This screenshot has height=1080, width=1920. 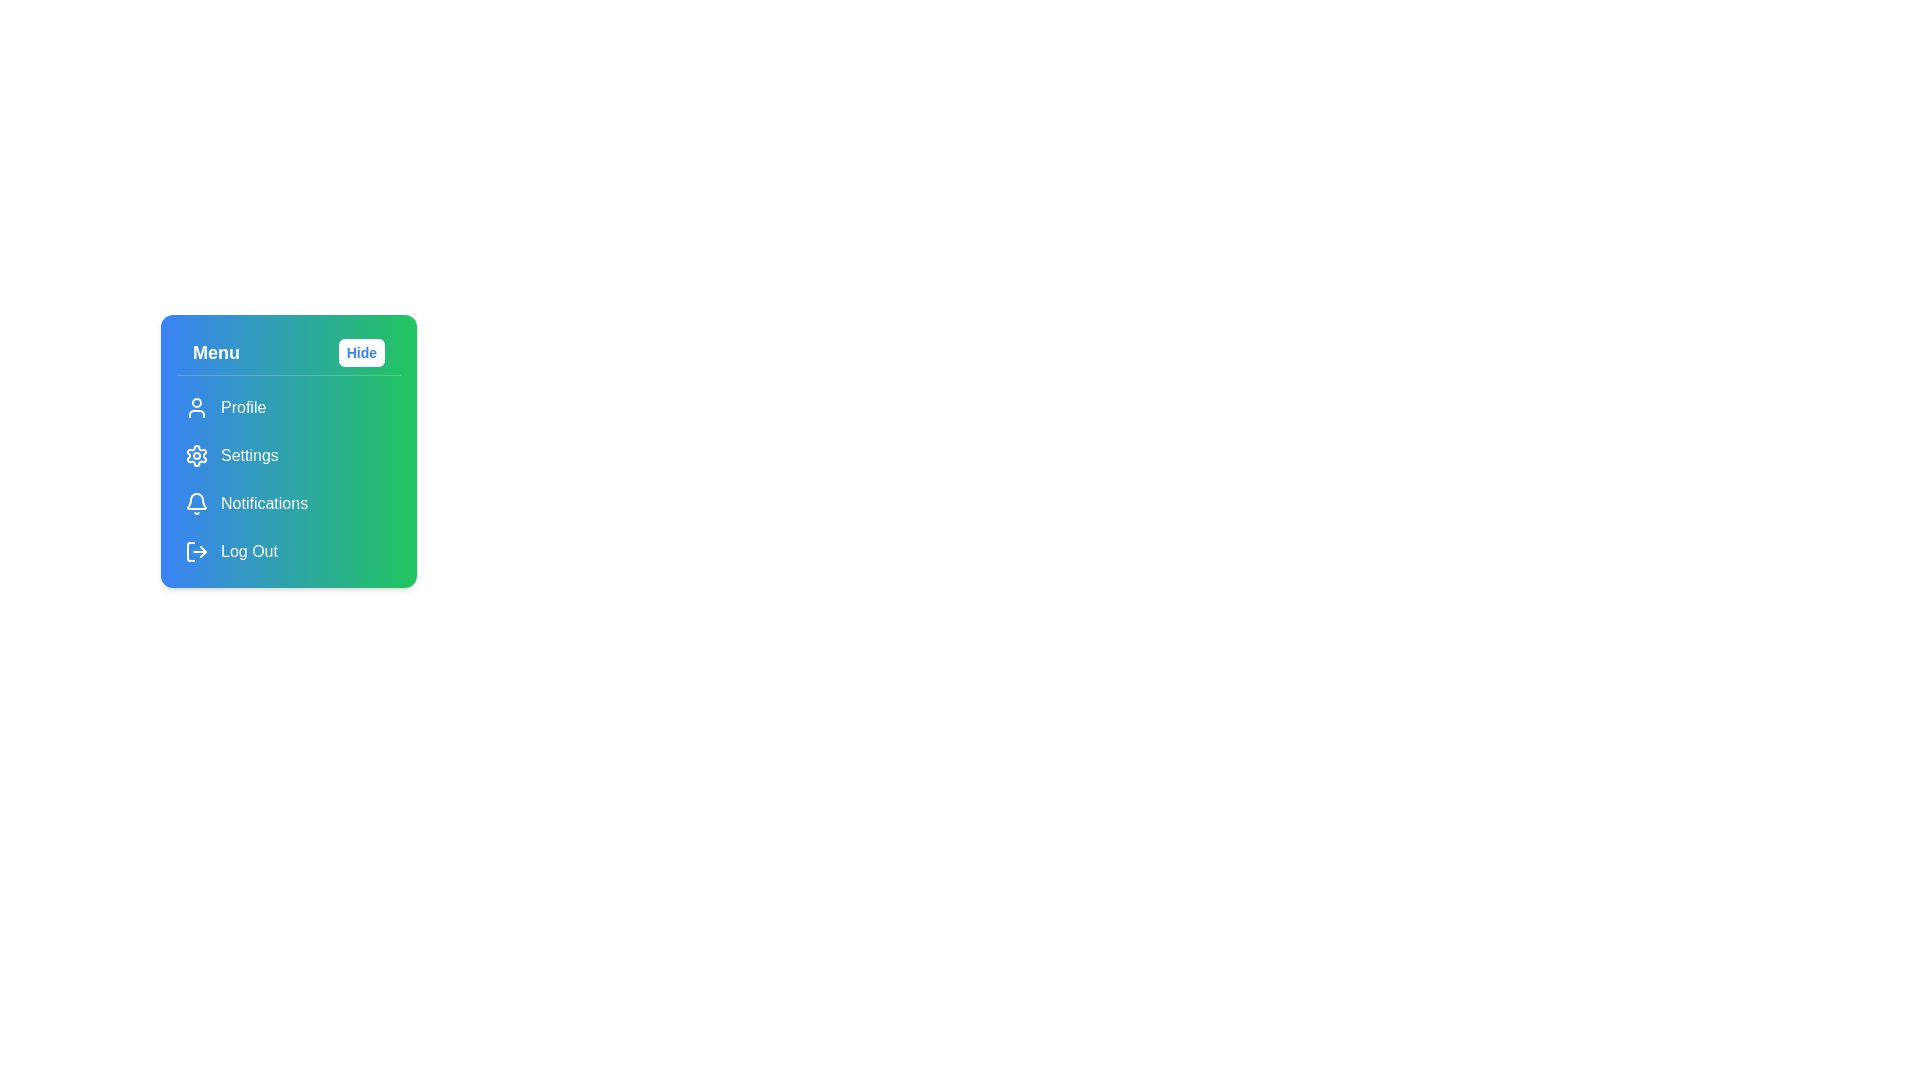 I want to click on the 'Notifications' item in the vertical navigation menu located in the top-left menu panel of the application, so click(x=287, y=479).